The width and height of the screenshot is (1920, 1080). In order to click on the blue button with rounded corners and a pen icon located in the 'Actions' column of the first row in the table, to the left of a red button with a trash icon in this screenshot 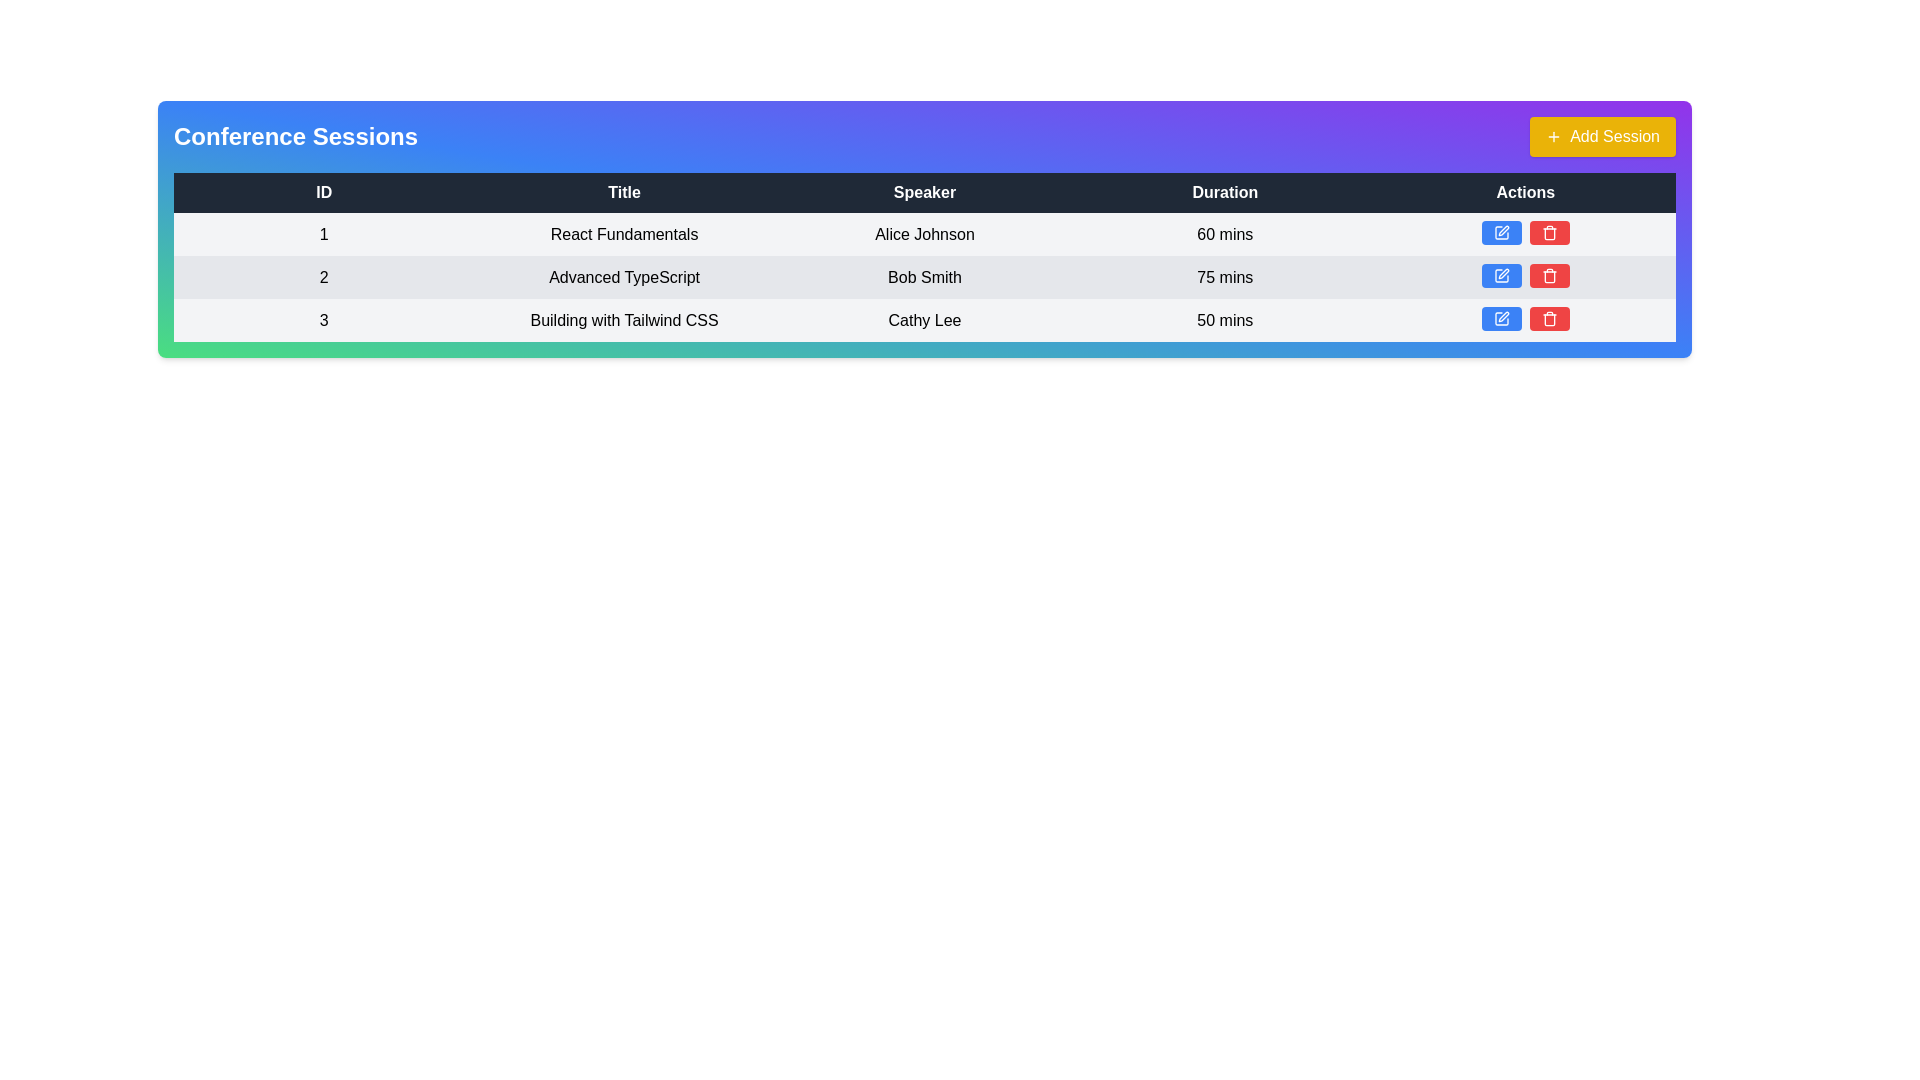, I will do `click(1501, 231)`.